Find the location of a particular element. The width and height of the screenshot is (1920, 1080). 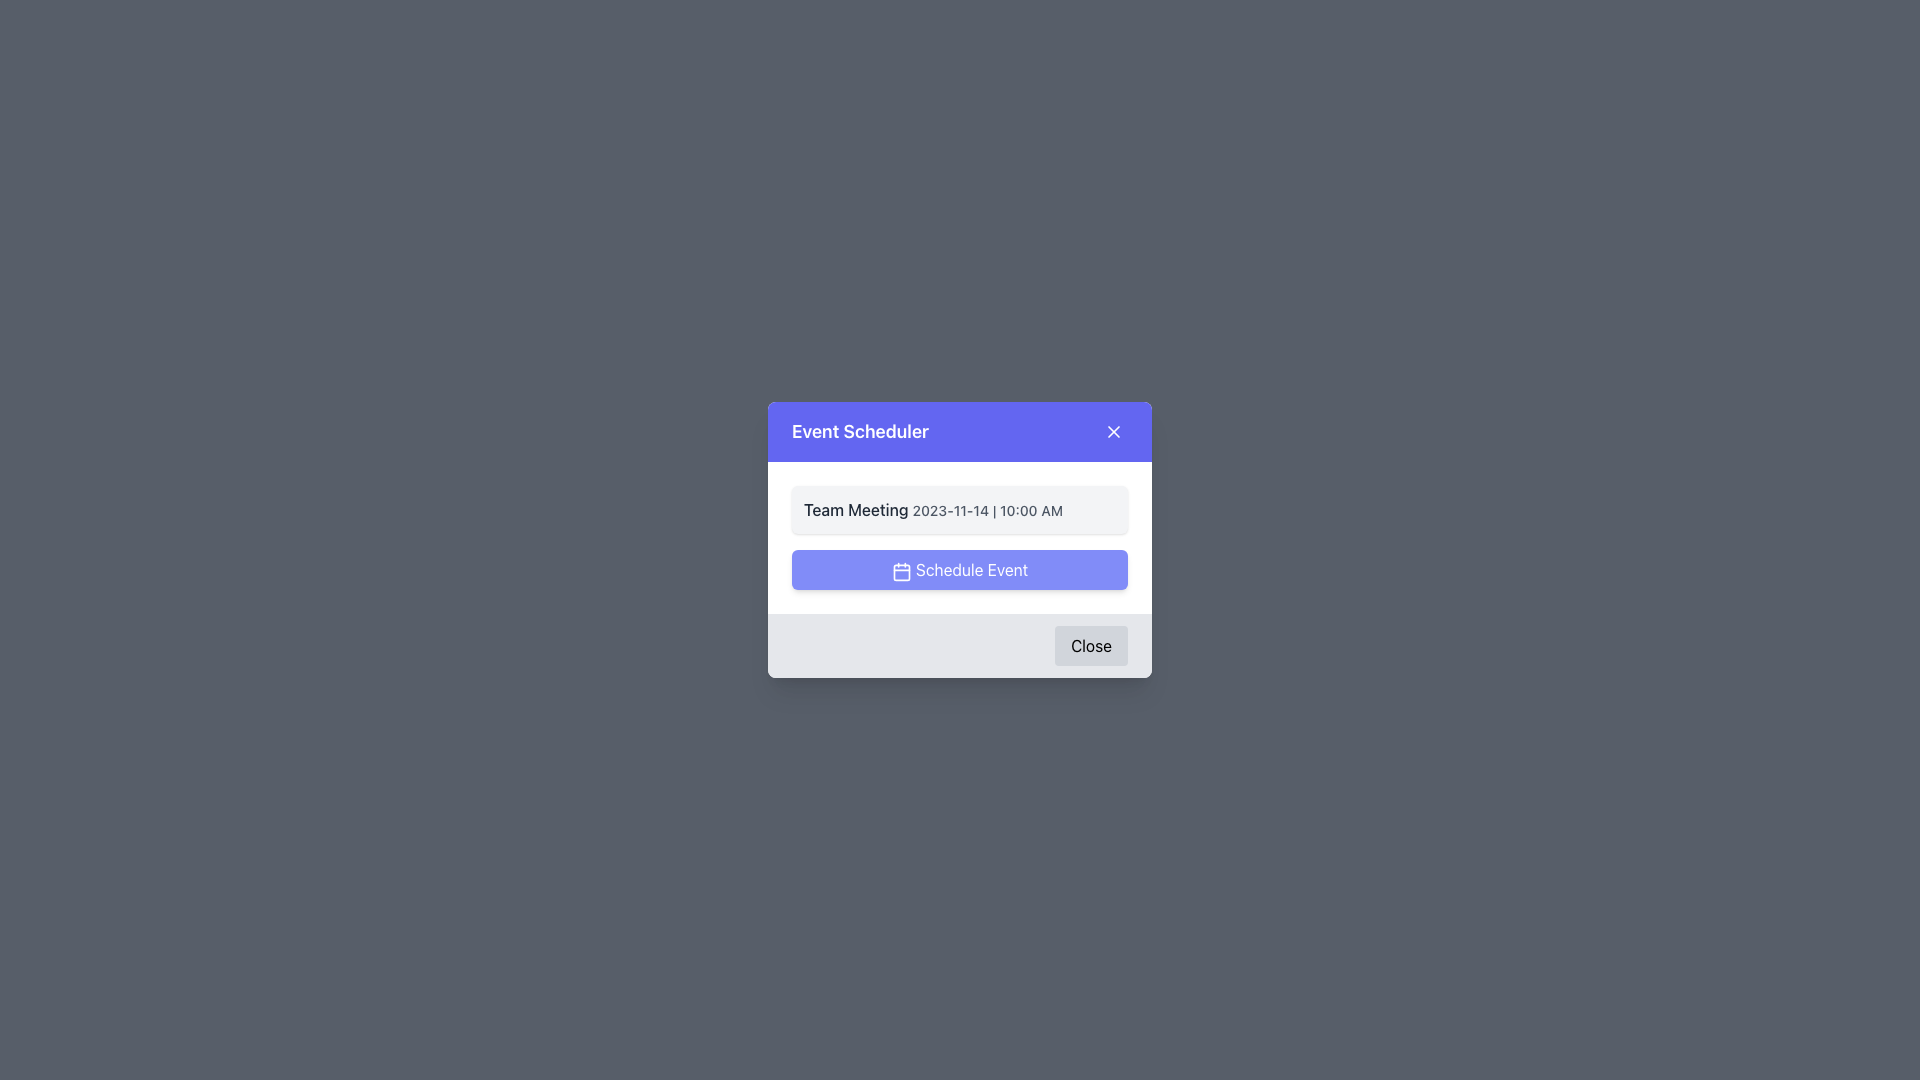

the calendar icon located on the left side of the 'Schedule Event' button, which features a box with small rectangles at the top and a horizontal line in the center is located at coordinates (900, 571).